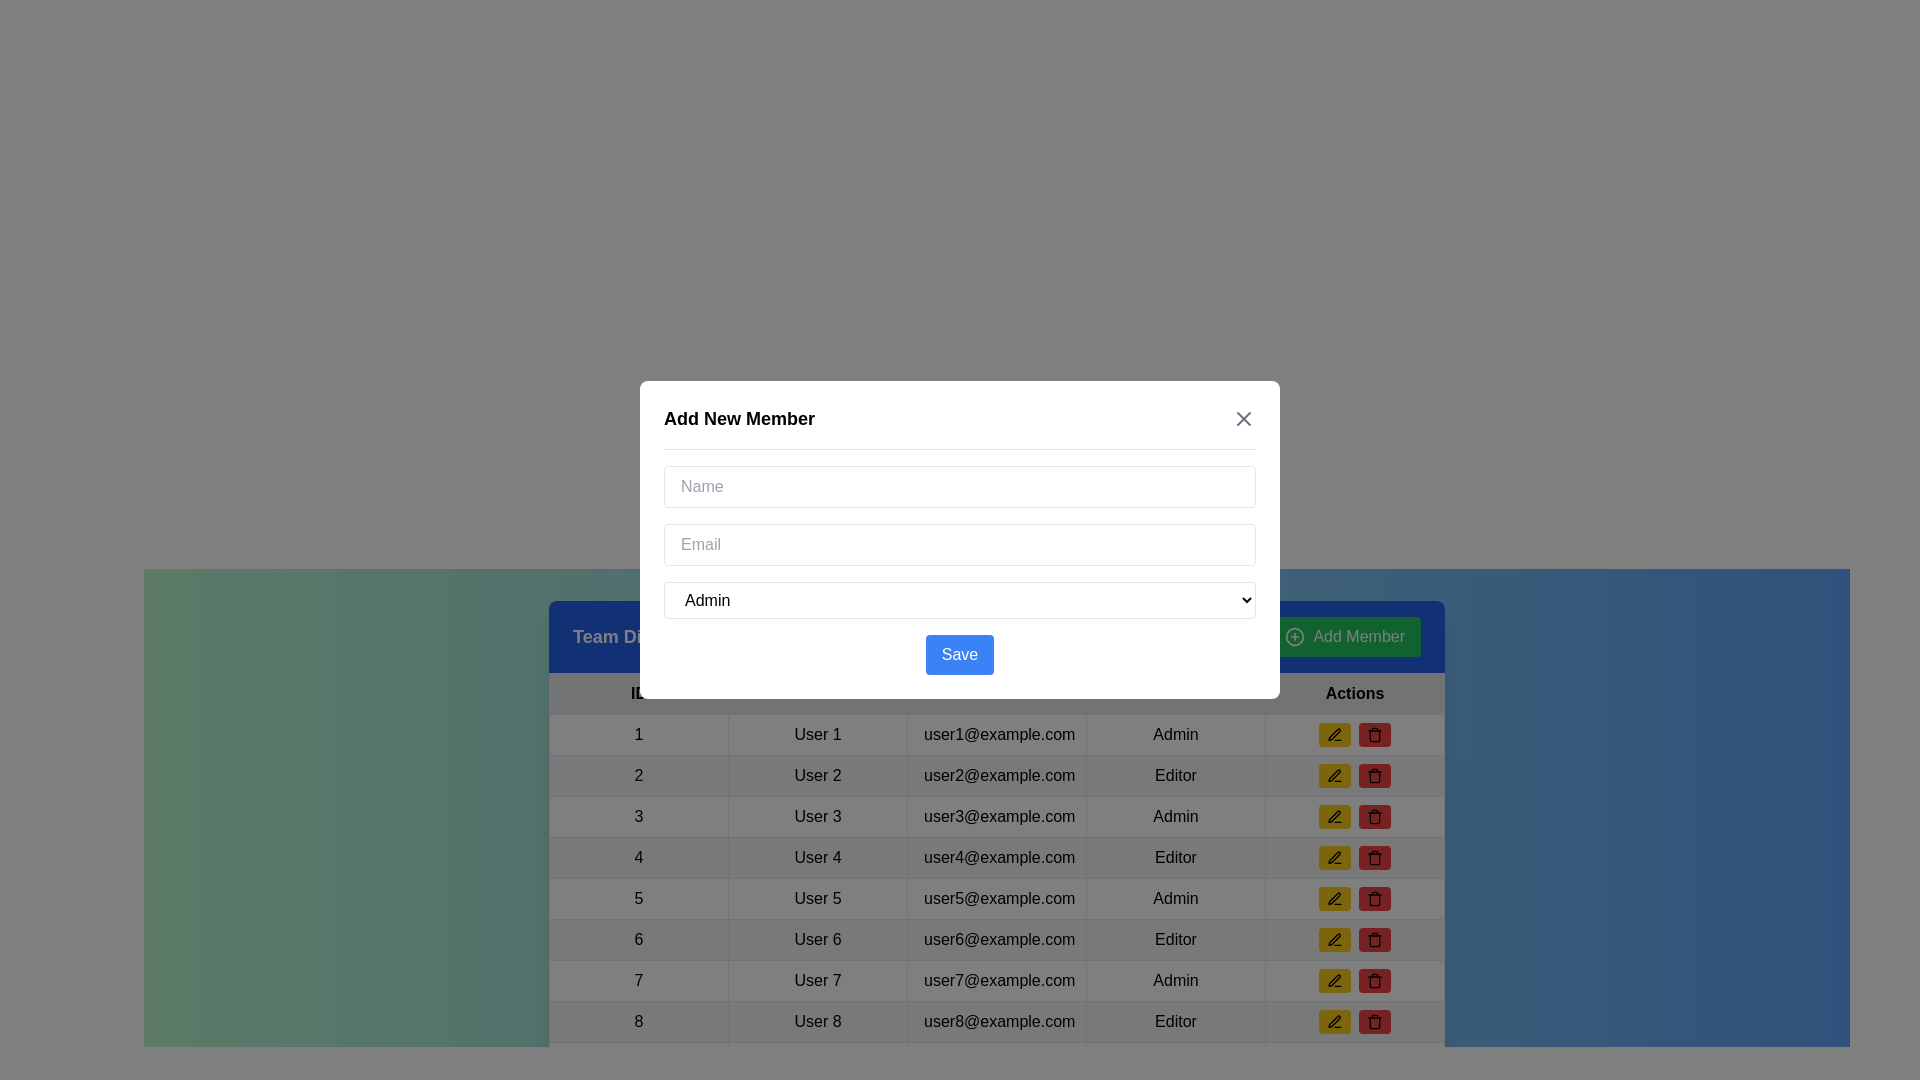  Describe the element at coordinates (1354, 897) in the screenshot. I see `the edit button located in the 'Actions' column for the fifth user record in the table to initiate the edit functionality` at that location.